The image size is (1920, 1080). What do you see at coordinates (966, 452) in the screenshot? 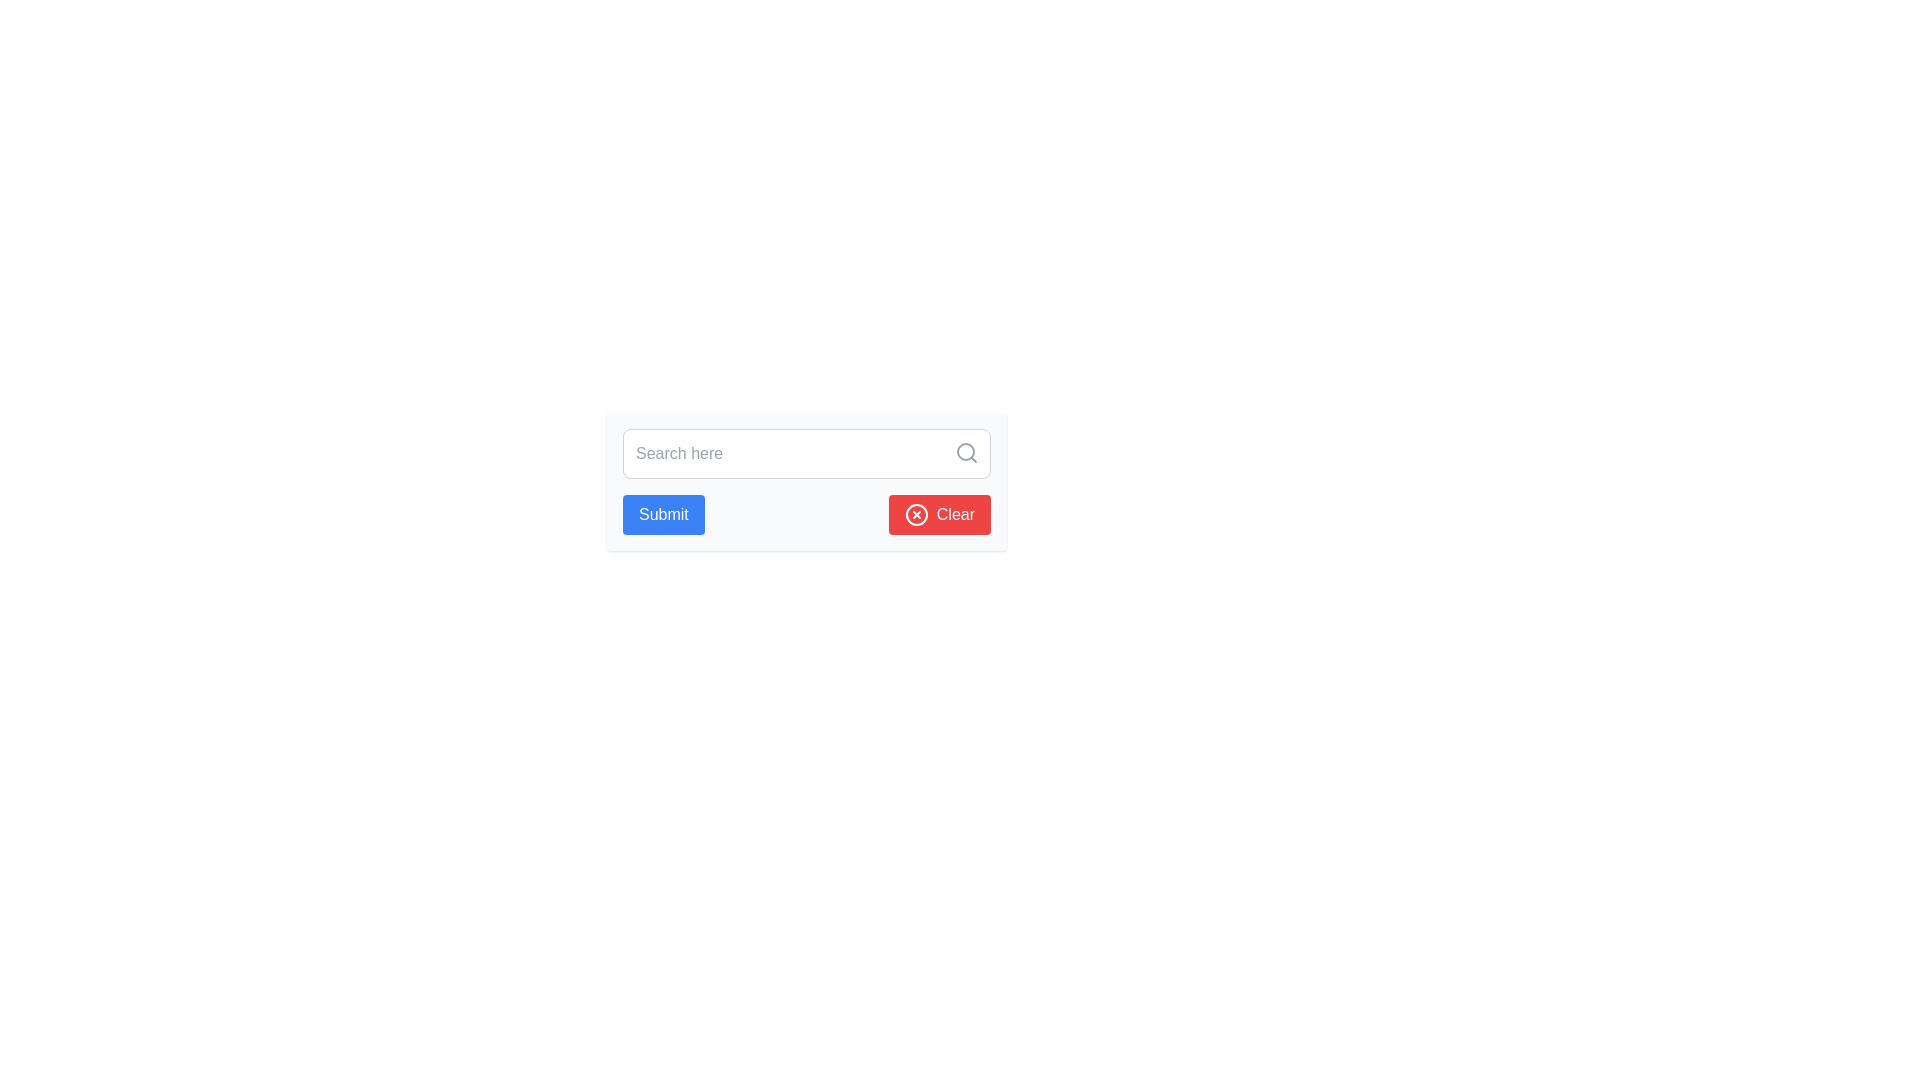
I see `the search icon styled as a magnifying glass, located towards the top-right corner of the search input area, to initiate a search` at bounding box center [966, 452].